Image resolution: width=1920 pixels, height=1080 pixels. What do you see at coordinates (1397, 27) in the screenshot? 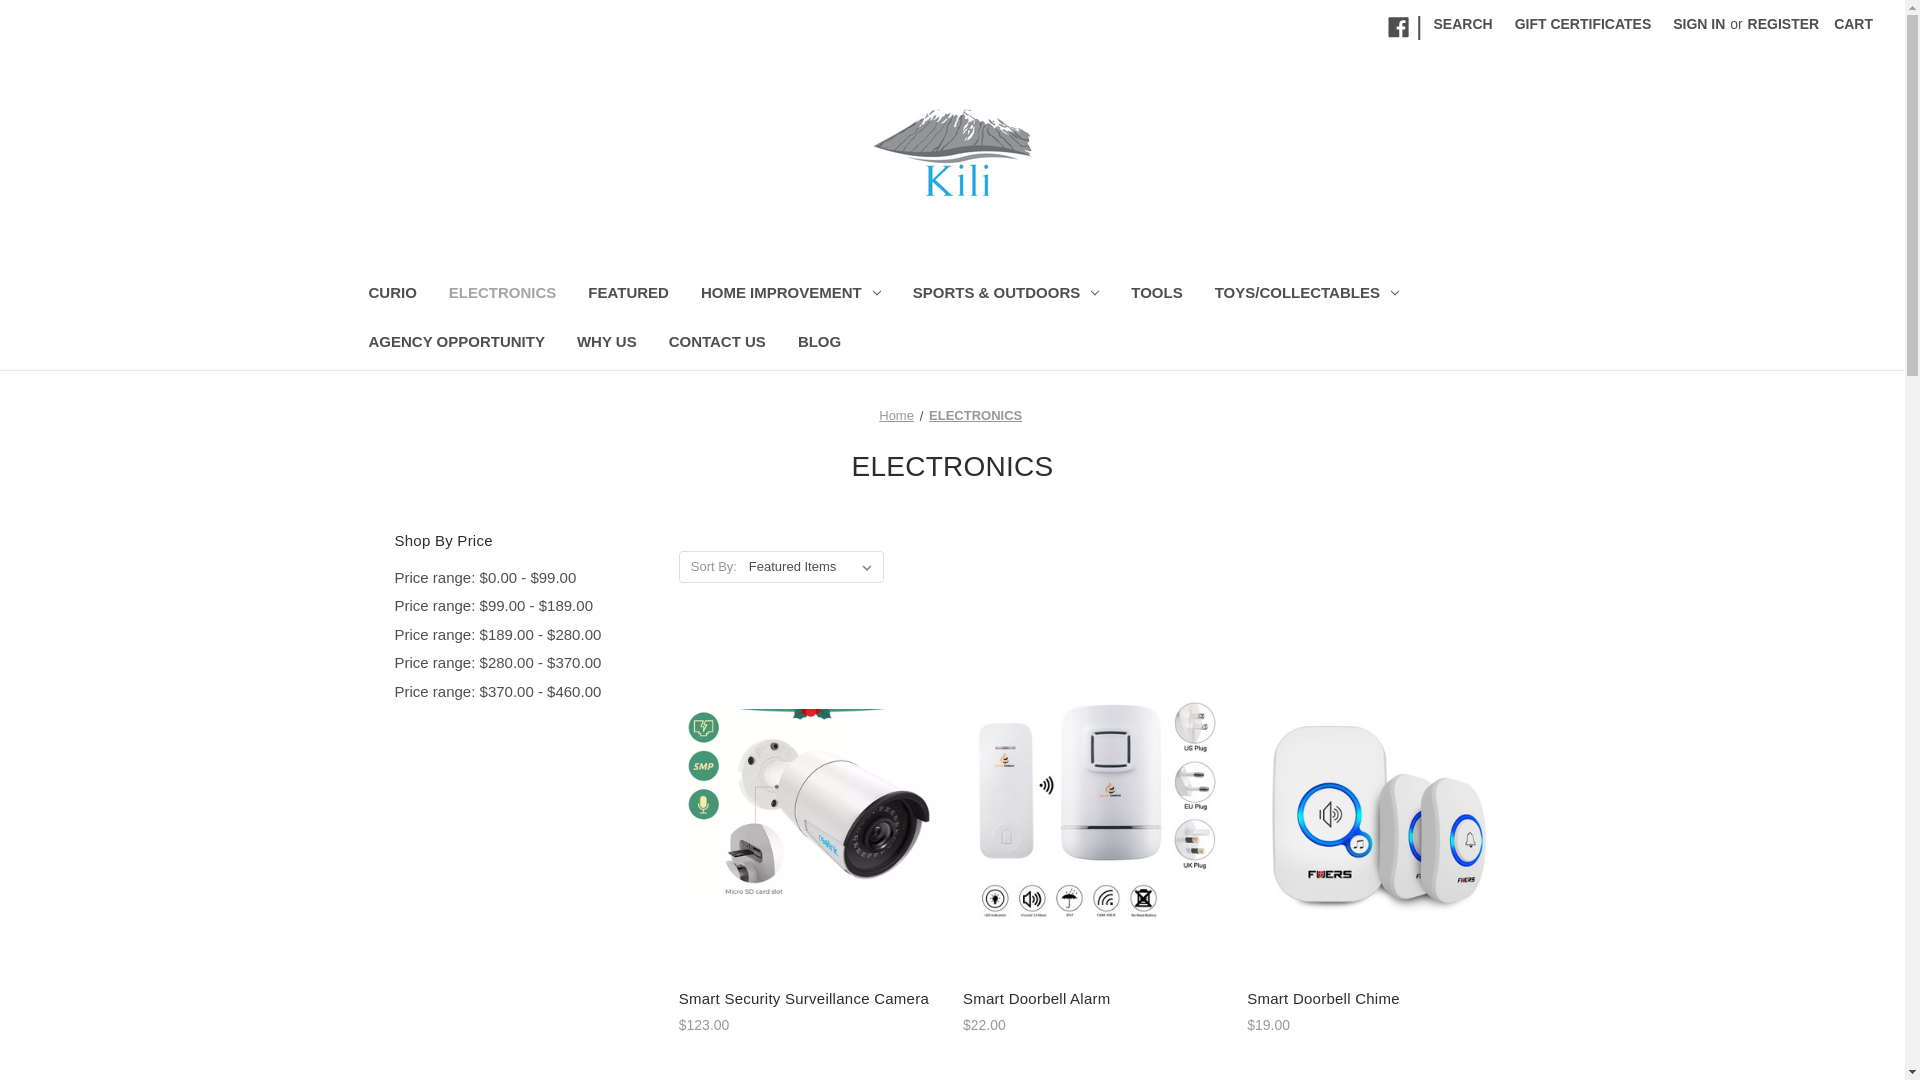
I see `'Facebook'` at bounding box center [1397, 27].